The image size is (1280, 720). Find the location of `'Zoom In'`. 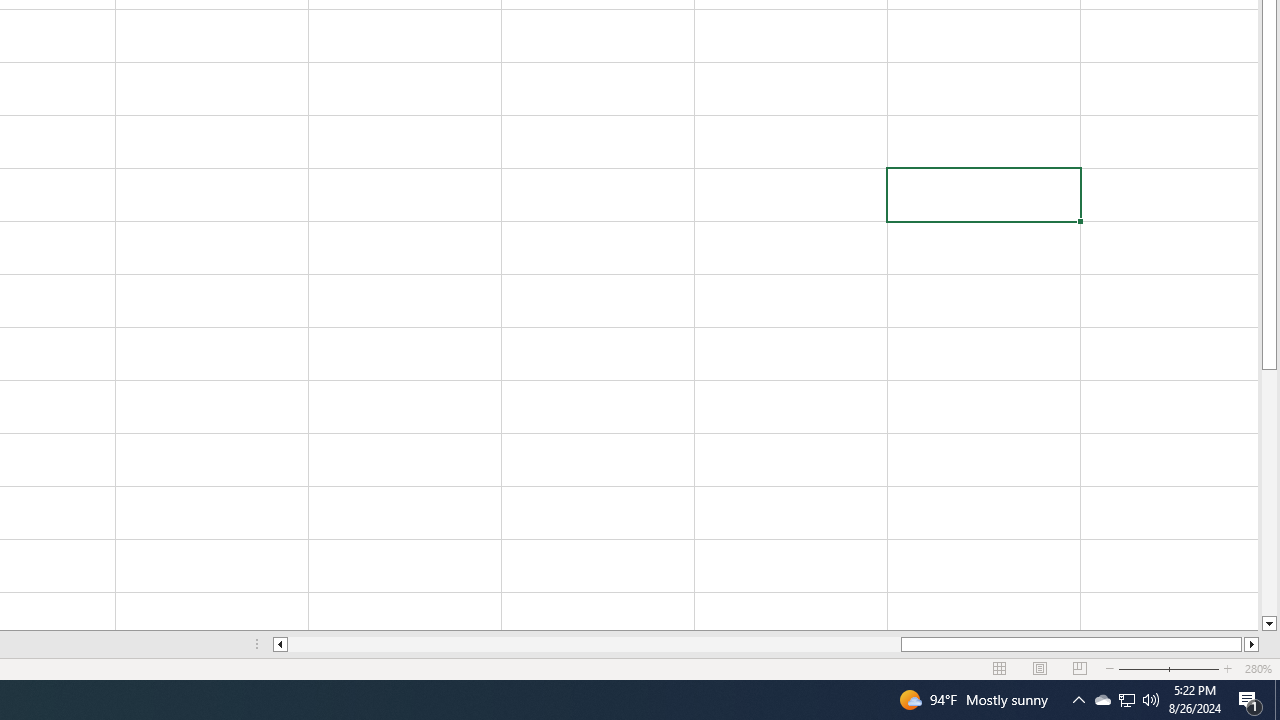

'Zoom In' is located at coordinates (1226, 669).